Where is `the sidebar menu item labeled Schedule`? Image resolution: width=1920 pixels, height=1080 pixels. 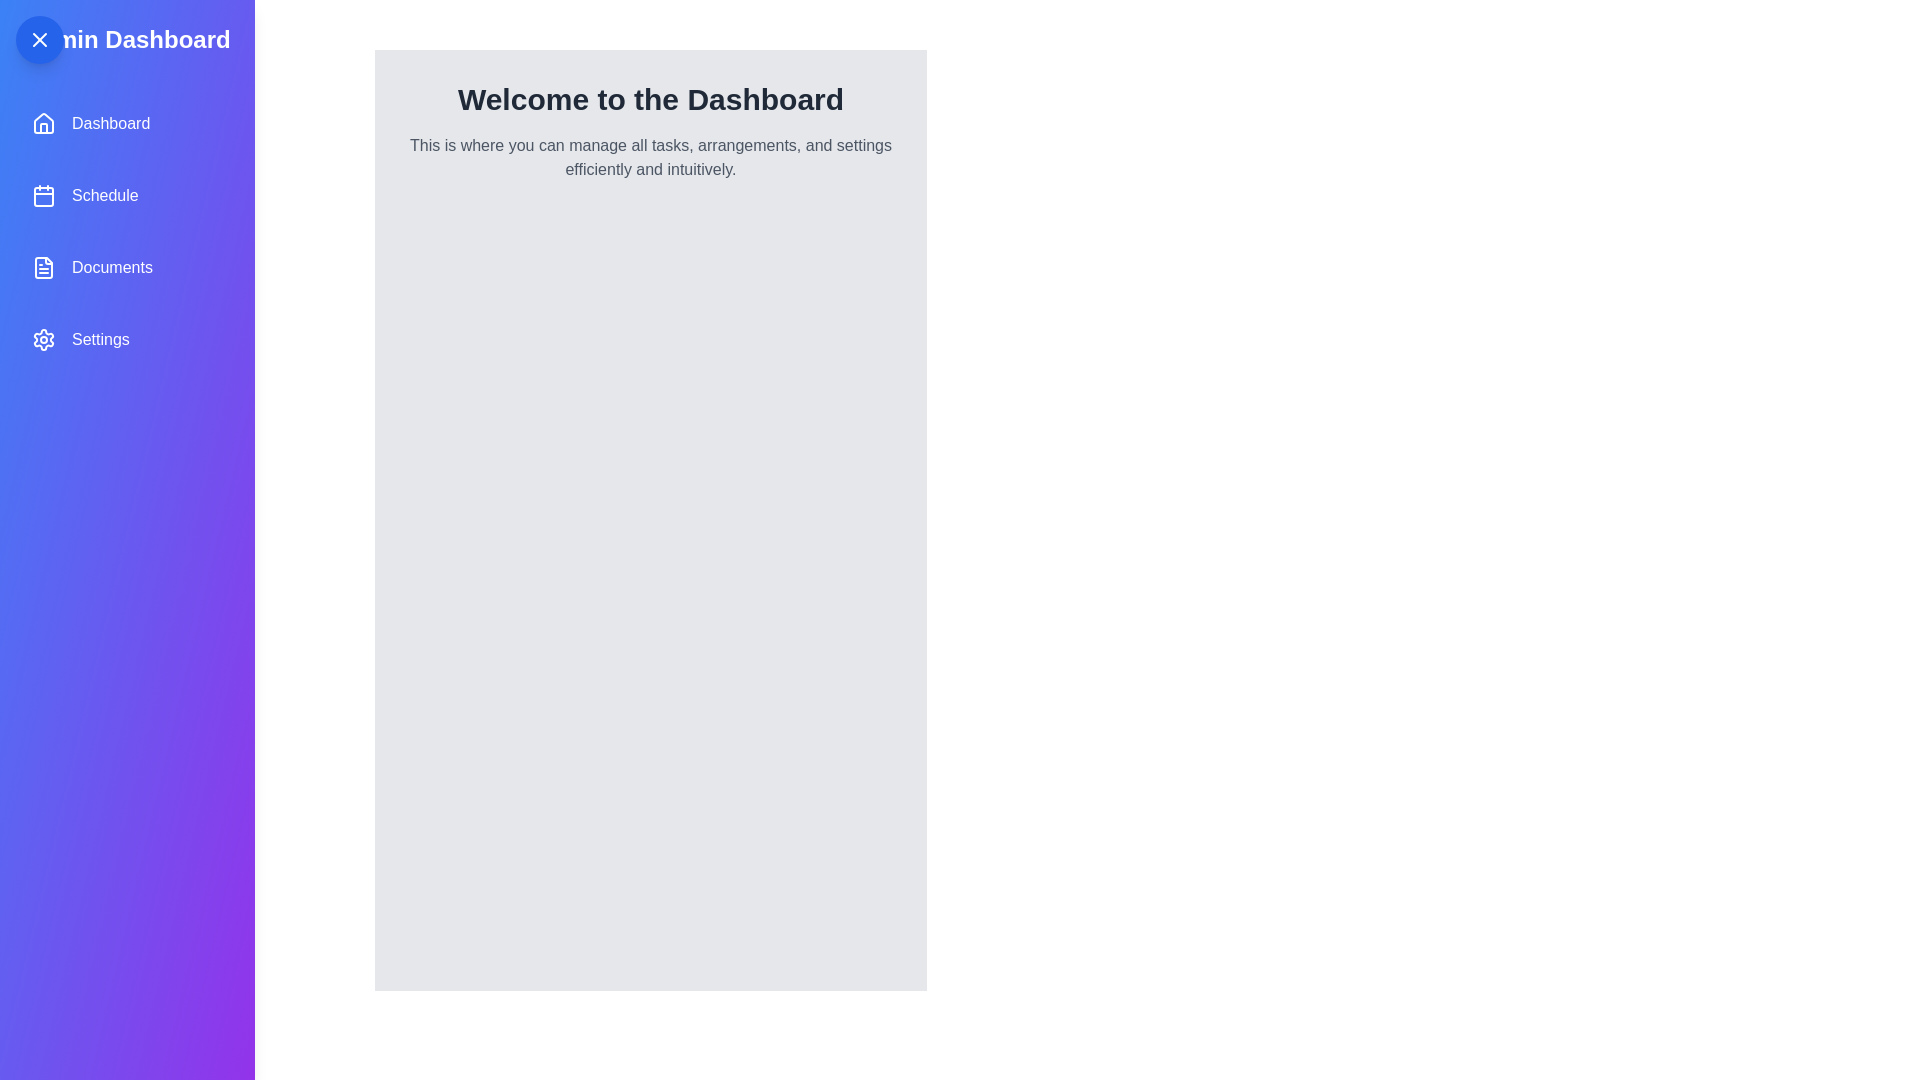 the sidebar menu item labeled Schedule is located at coordinates (125, 196).